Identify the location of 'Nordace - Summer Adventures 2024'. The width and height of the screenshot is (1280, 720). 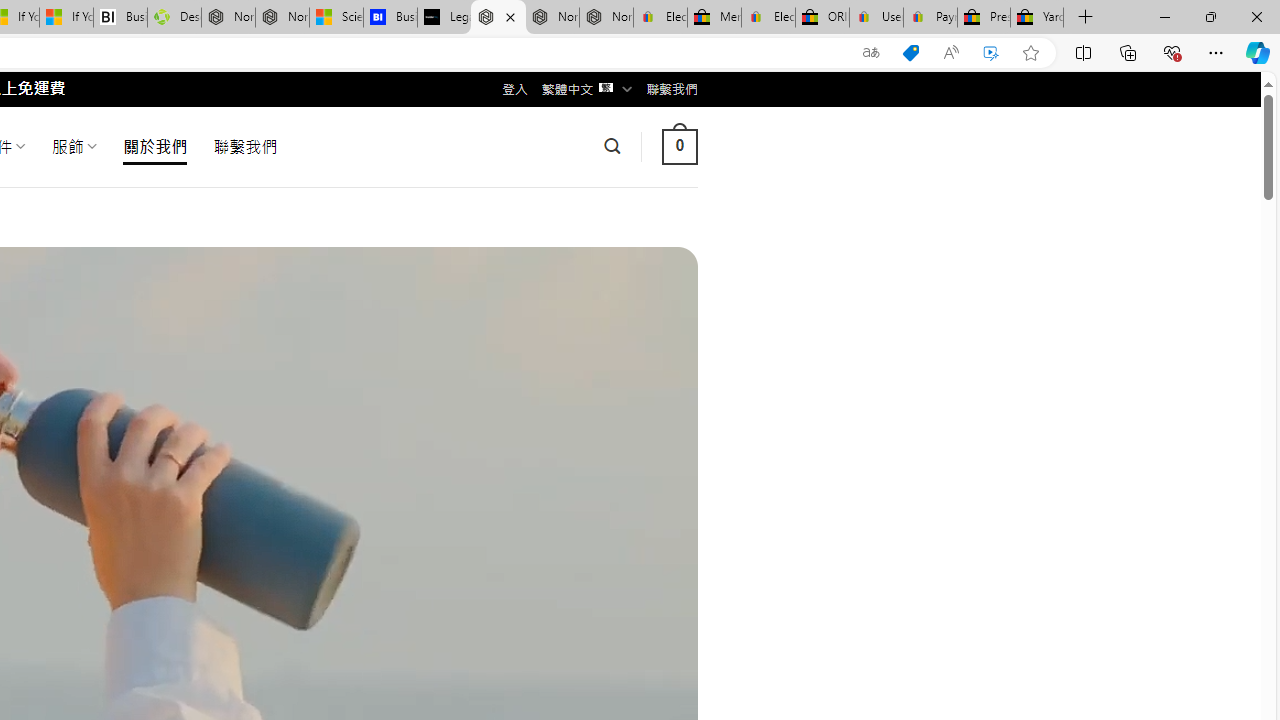
(228, 17).